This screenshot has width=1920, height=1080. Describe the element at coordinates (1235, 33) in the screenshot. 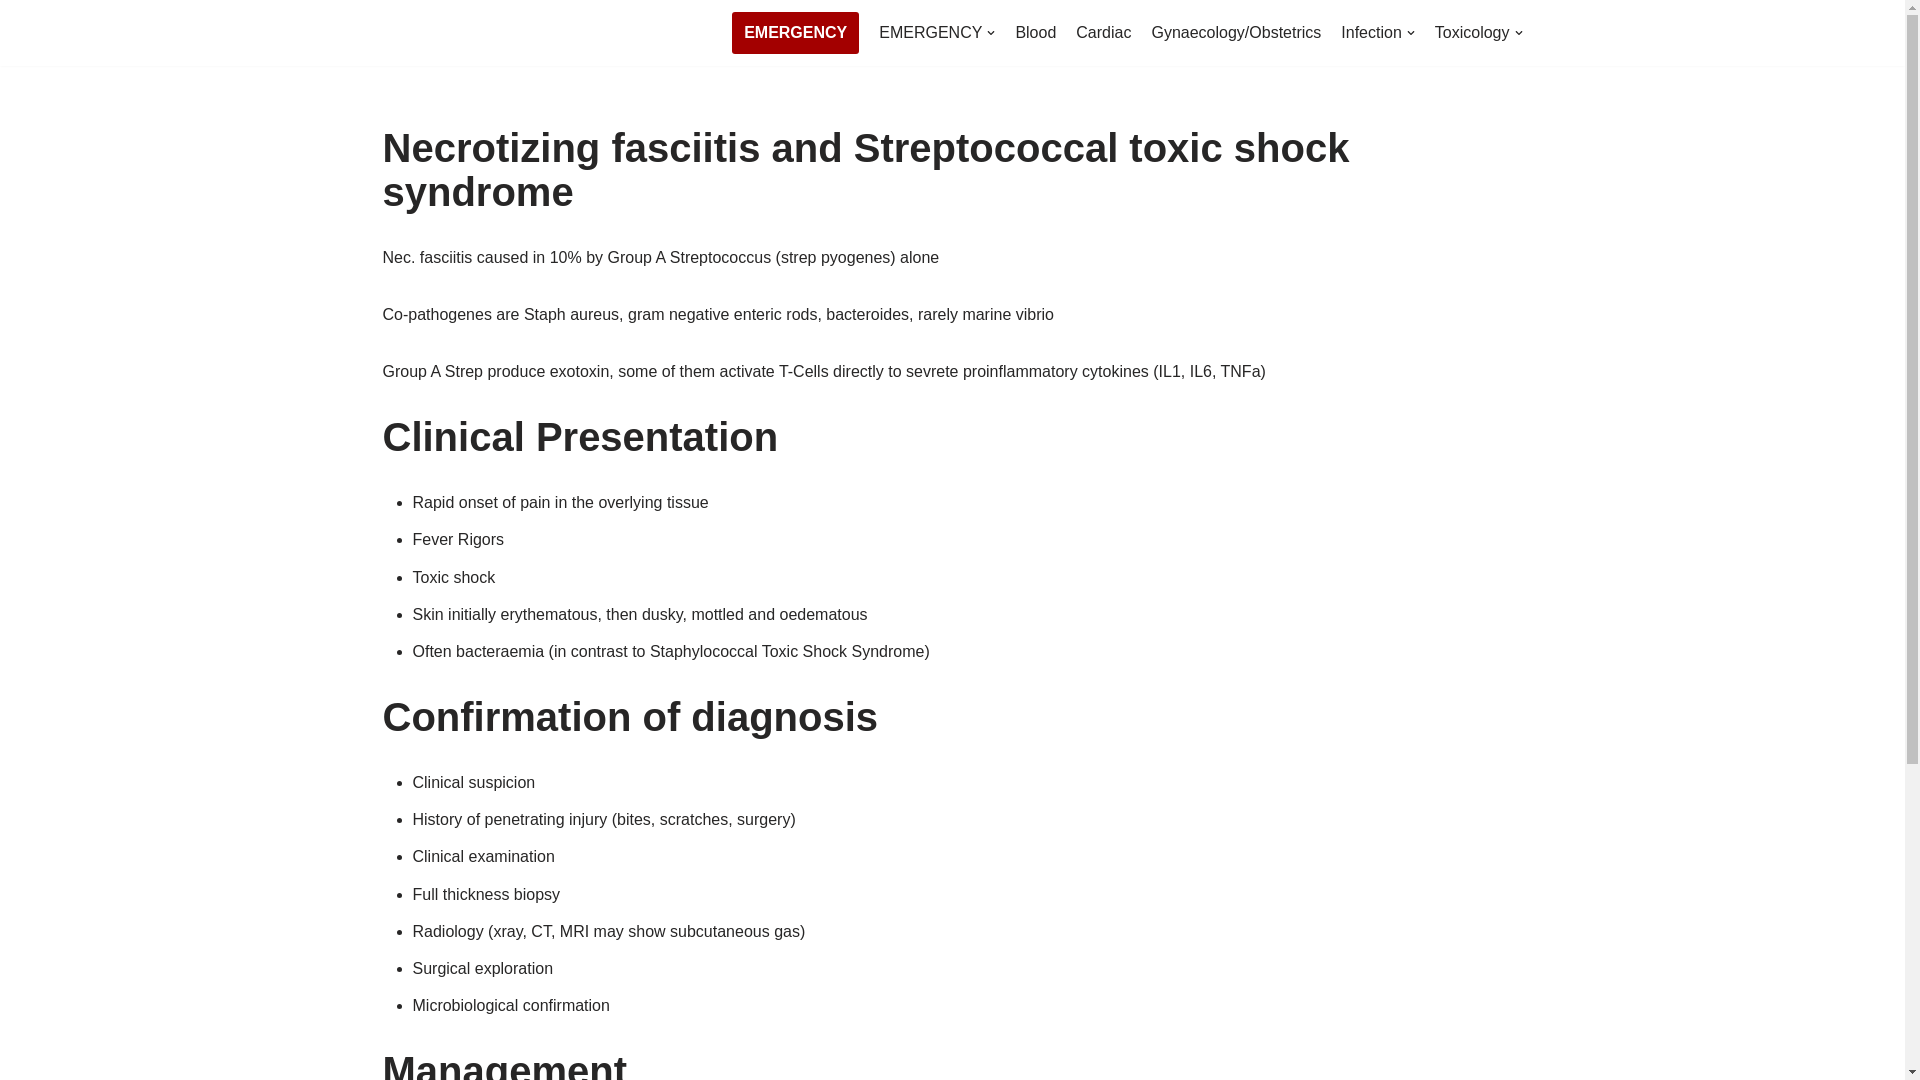

I see `'Gynaecology/Obstetrics'` at that location.